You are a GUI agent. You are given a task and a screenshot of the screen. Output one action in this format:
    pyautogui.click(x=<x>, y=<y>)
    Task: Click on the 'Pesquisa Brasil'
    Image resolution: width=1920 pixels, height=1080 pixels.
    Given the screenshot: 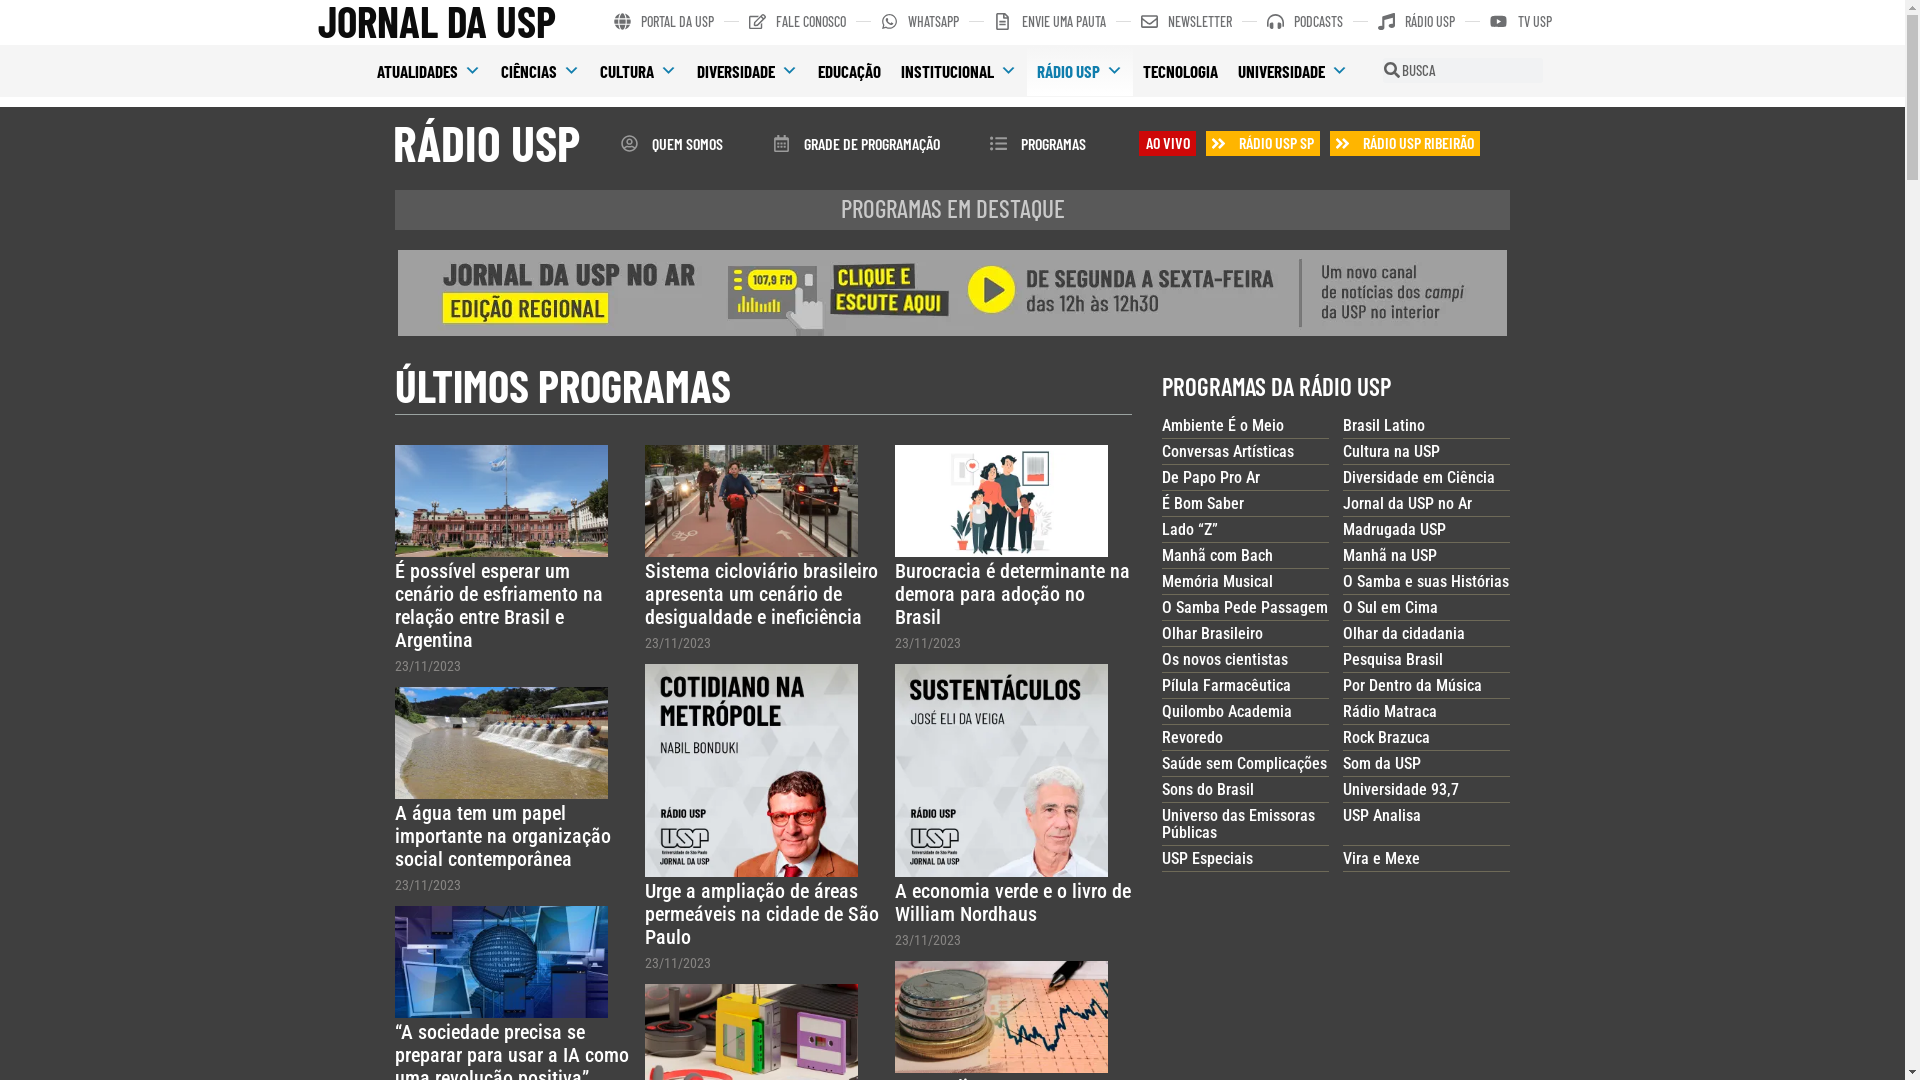 What is the action you would take?
    pyautogui.click(x=1343, y=659)
    